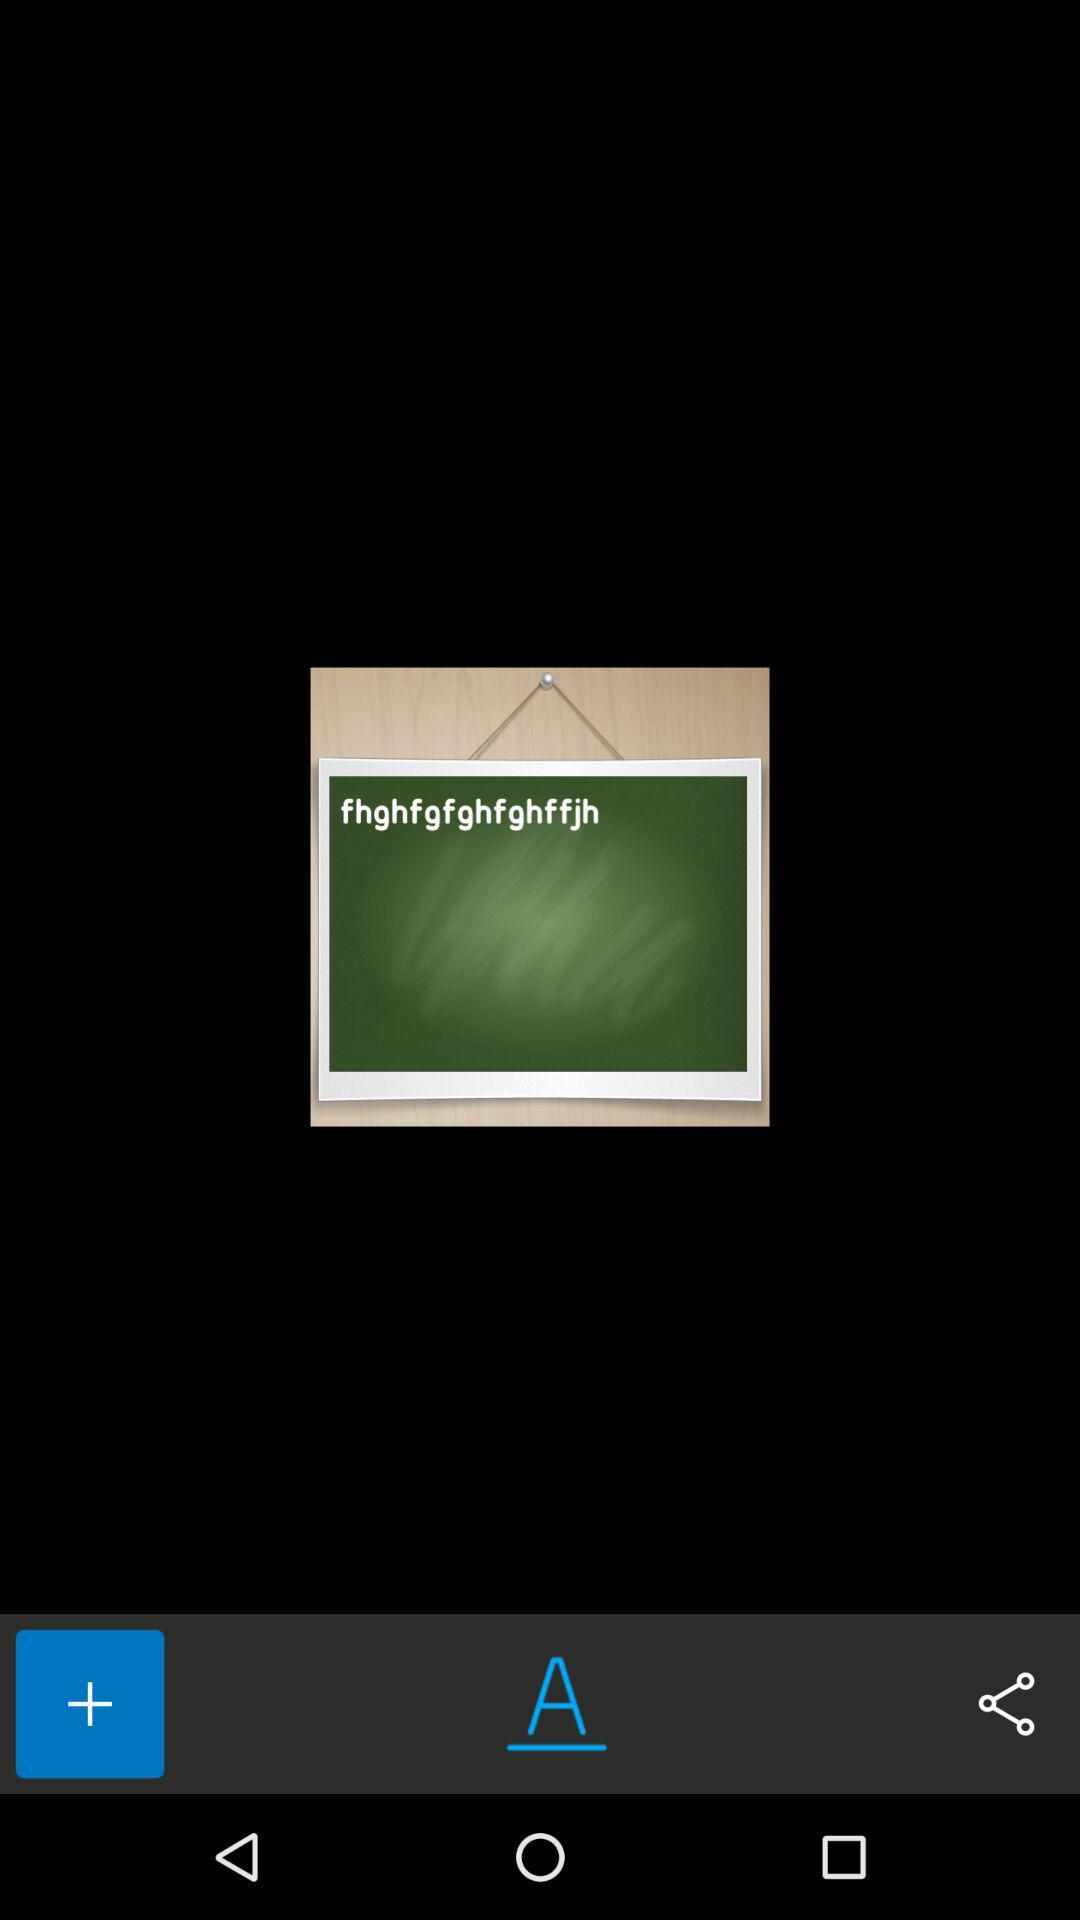  What do you see at coordinates (1006, 1703) in the screenshot?
I see `the share icon` at bounding box center [1006, 1703].